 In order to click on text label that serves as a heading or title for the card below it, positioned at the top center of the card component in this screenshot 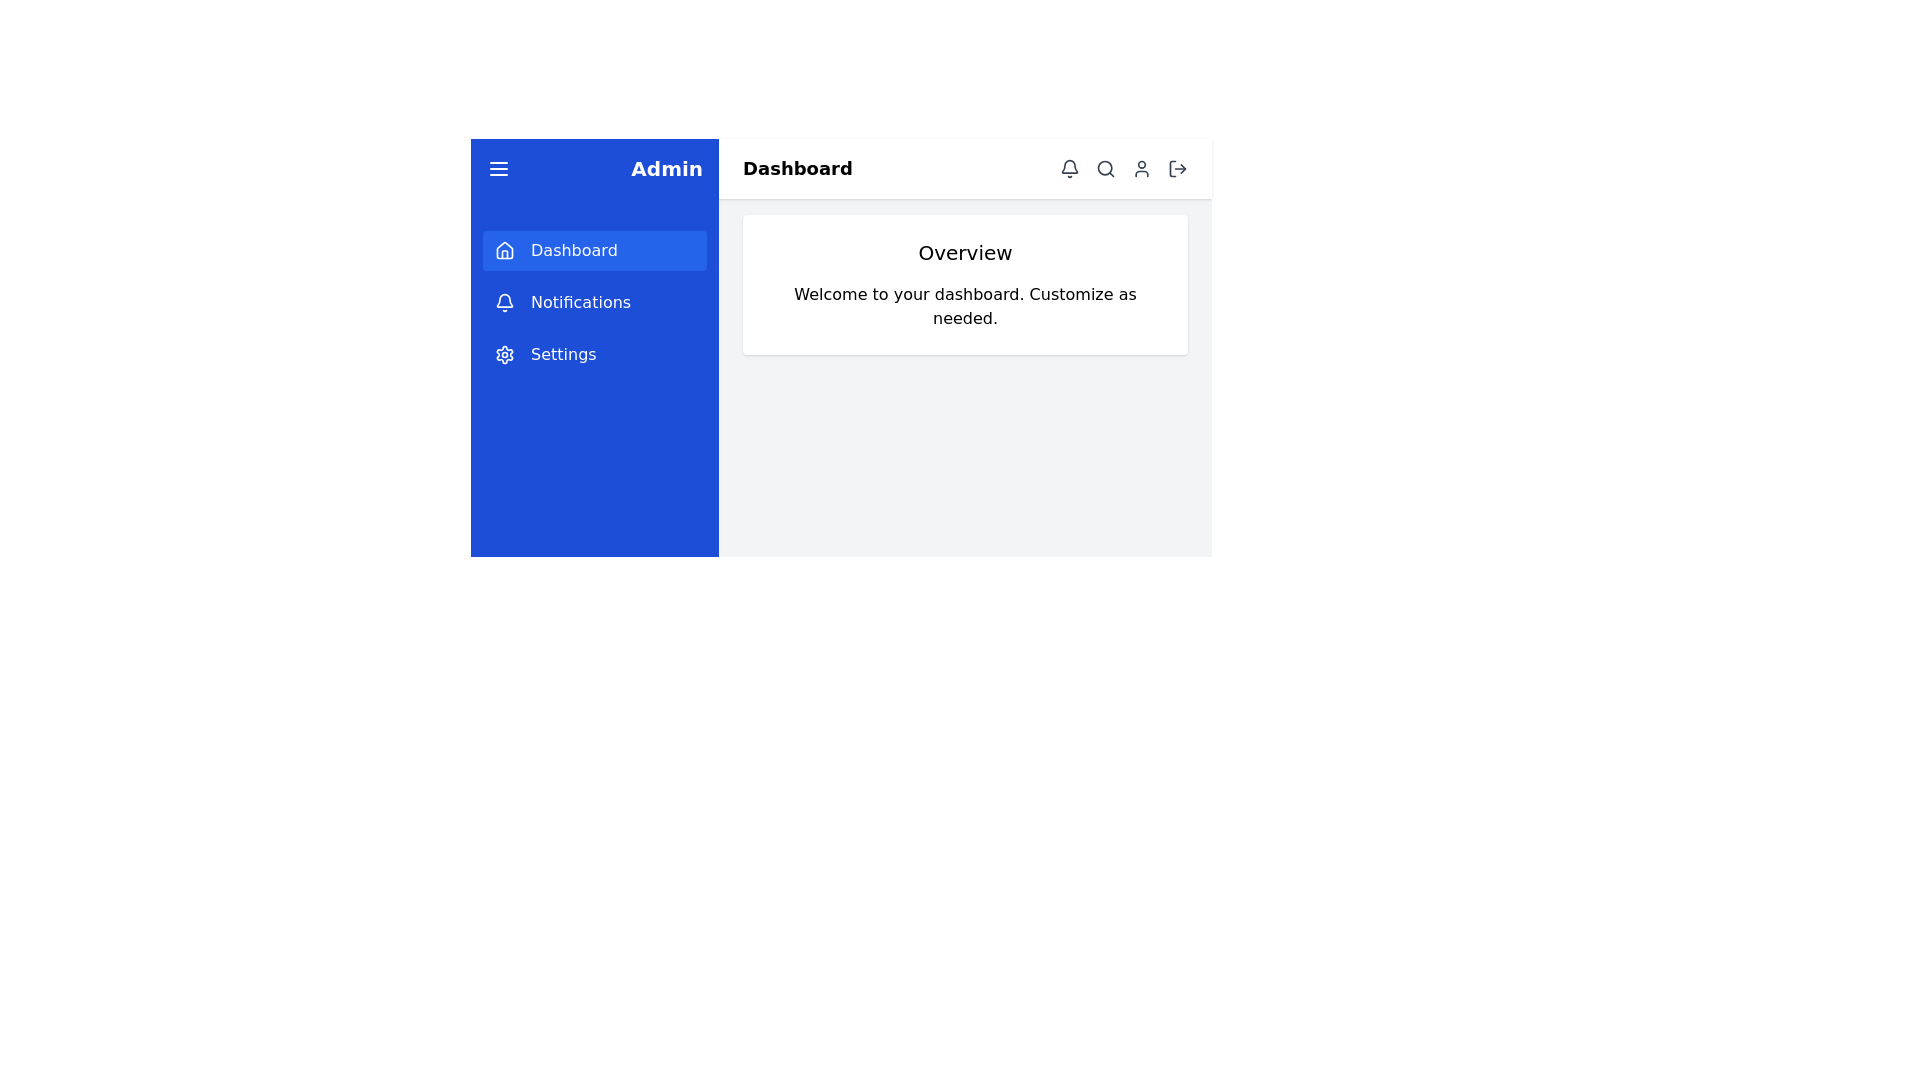, I will do `click(965, 252)`.